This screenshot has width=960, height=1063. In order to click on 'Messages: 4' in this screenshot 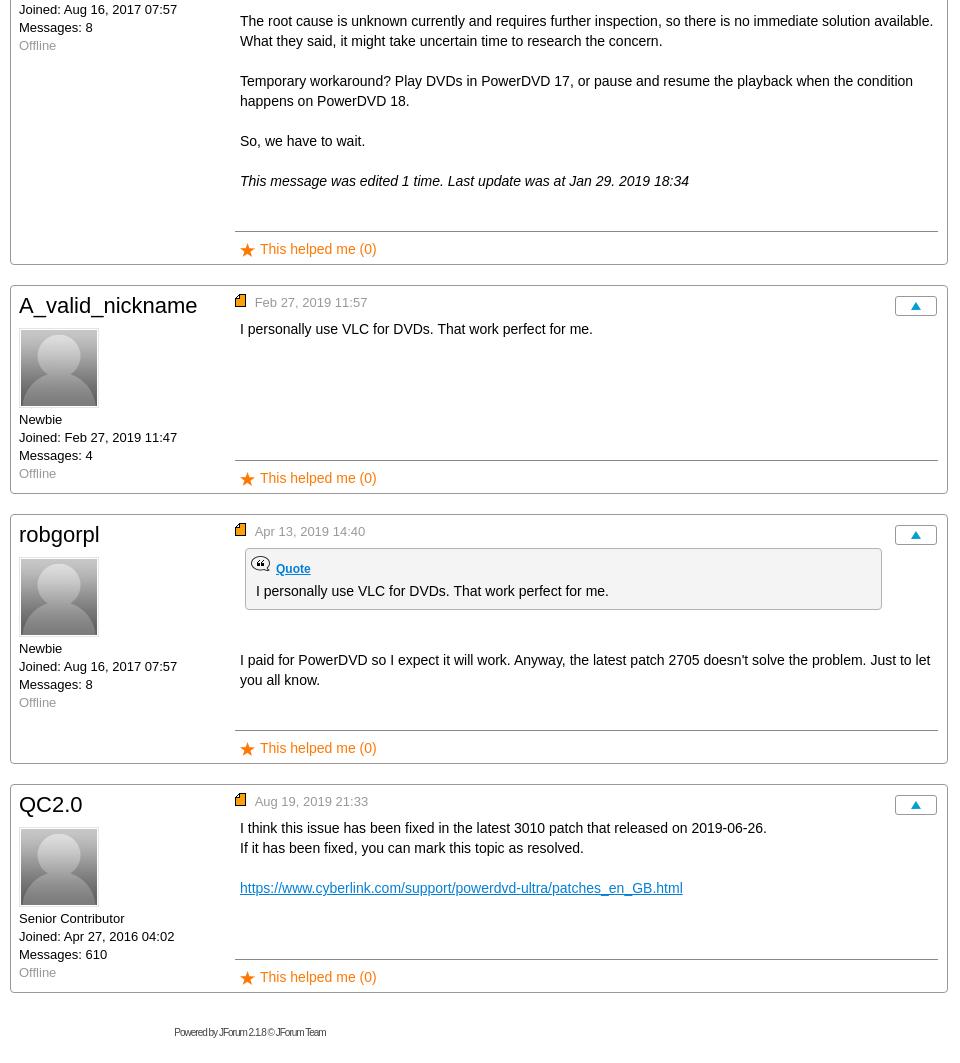, I will do `click(54, 455)`.